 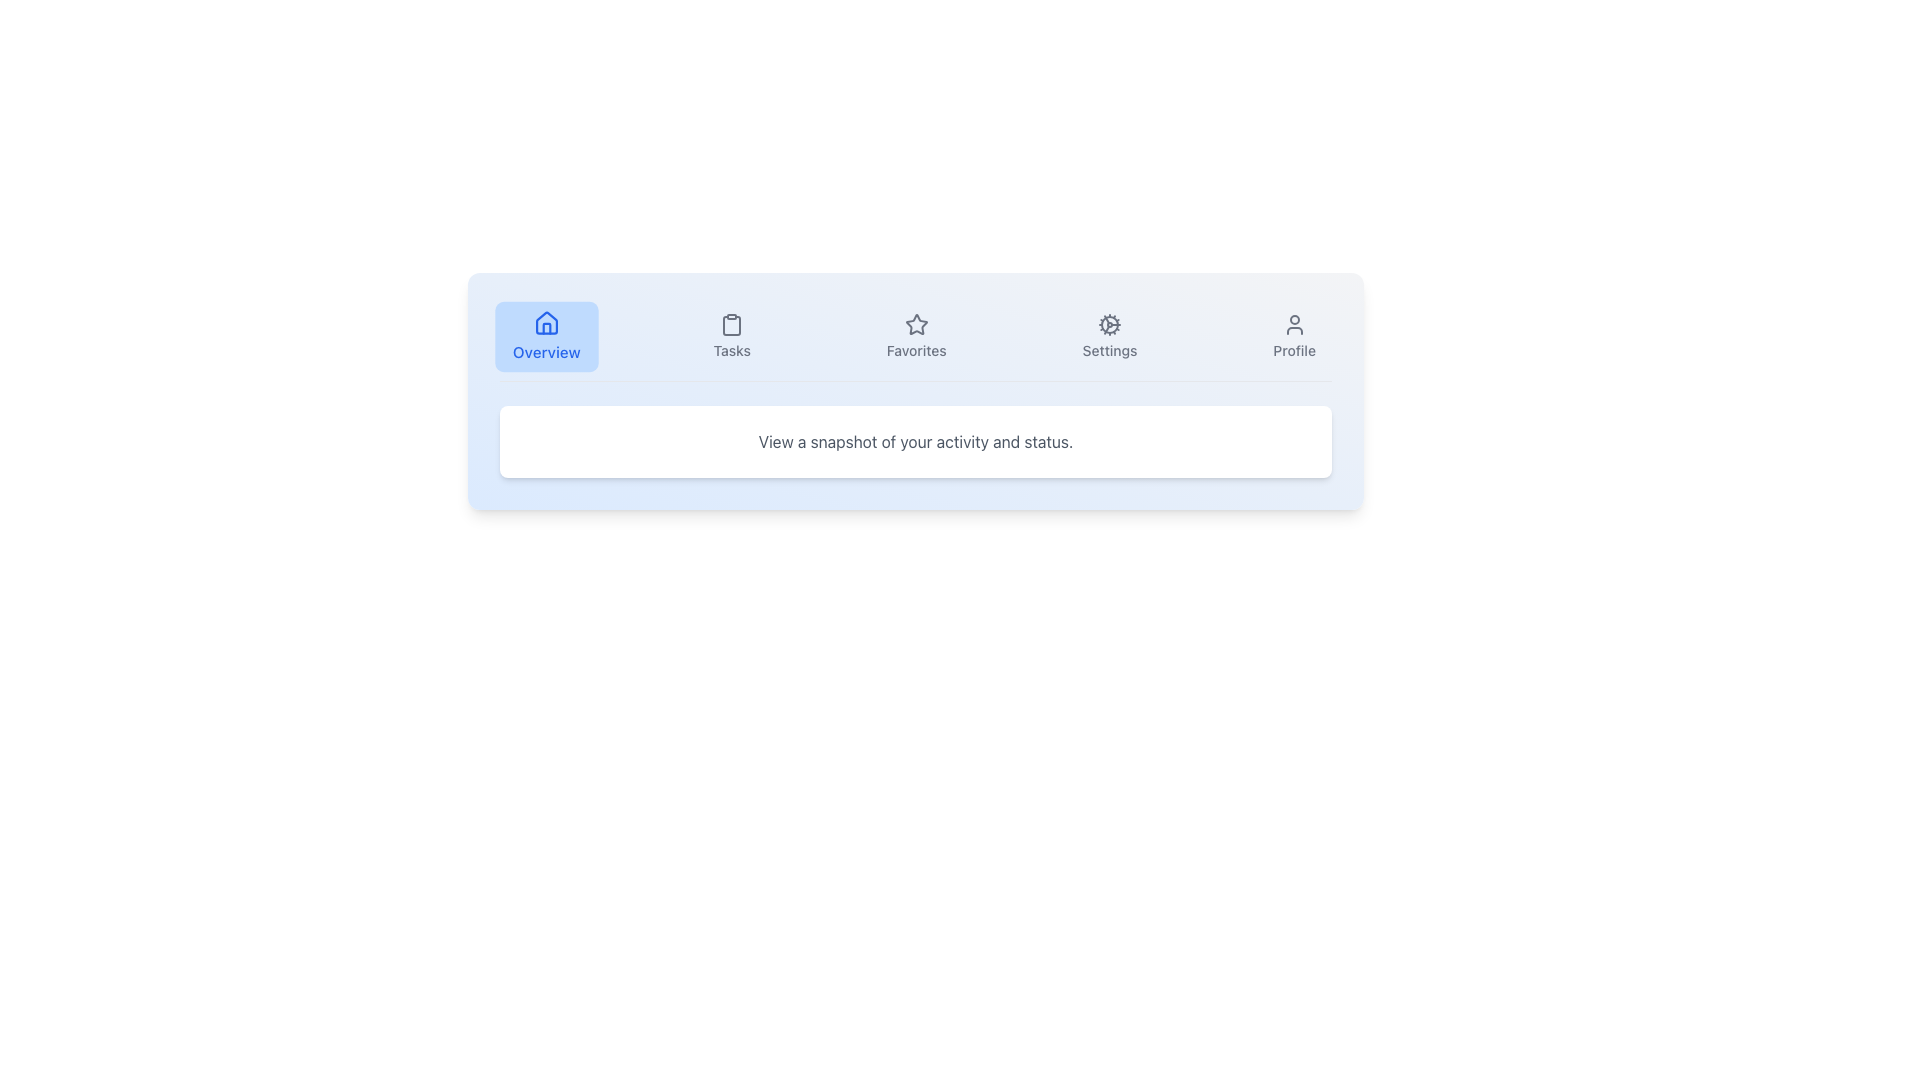 What do you see at coordinates (1109, 350) in the screenshot?
I see `the 'Settings' text label located beneath the cogwheel icon in the horizontal navigation menu near the upper-center of the interface` at bounding box center [1109, 350].